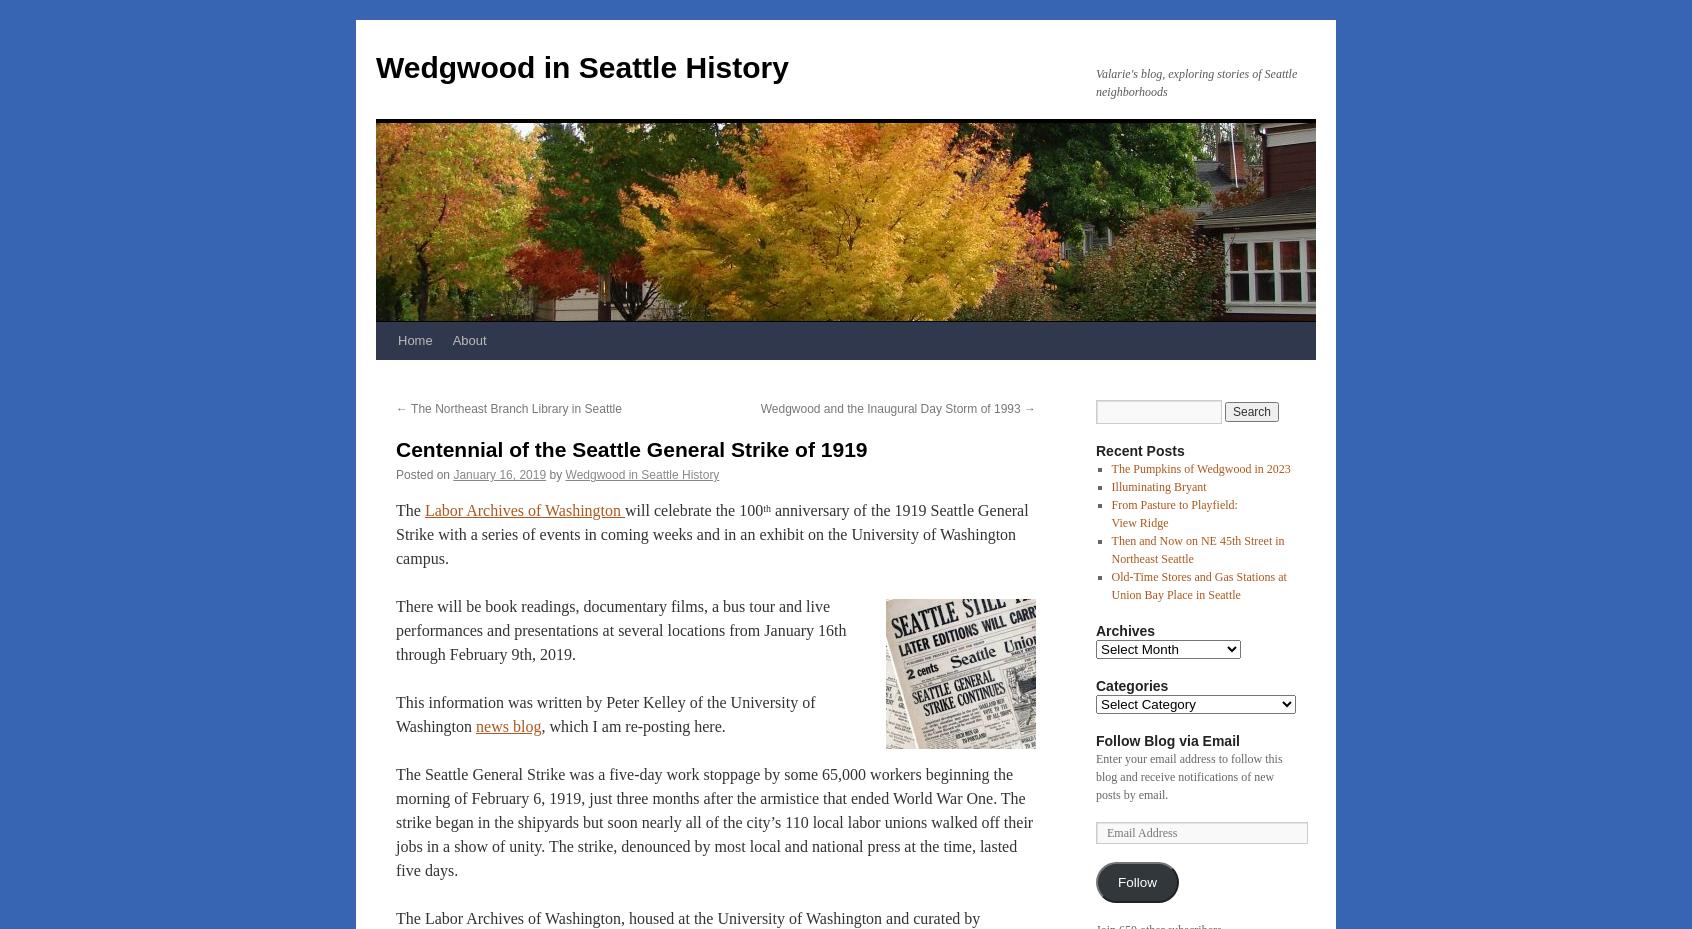 The image size is (1692, 929). I want to click on 'The Seattle General Strike was a five-day work stoppage by some 65,000 workers beginning the morning of February 6, 1919, just three months after the armistice that ended World War One. The strike began in the shipyards but soon nearly all of the city’s 110 local labor unions walked off their jobs in a show of unity. The strike, denounced by most local and national press at the time, lasted five days.', so click(395, 821).